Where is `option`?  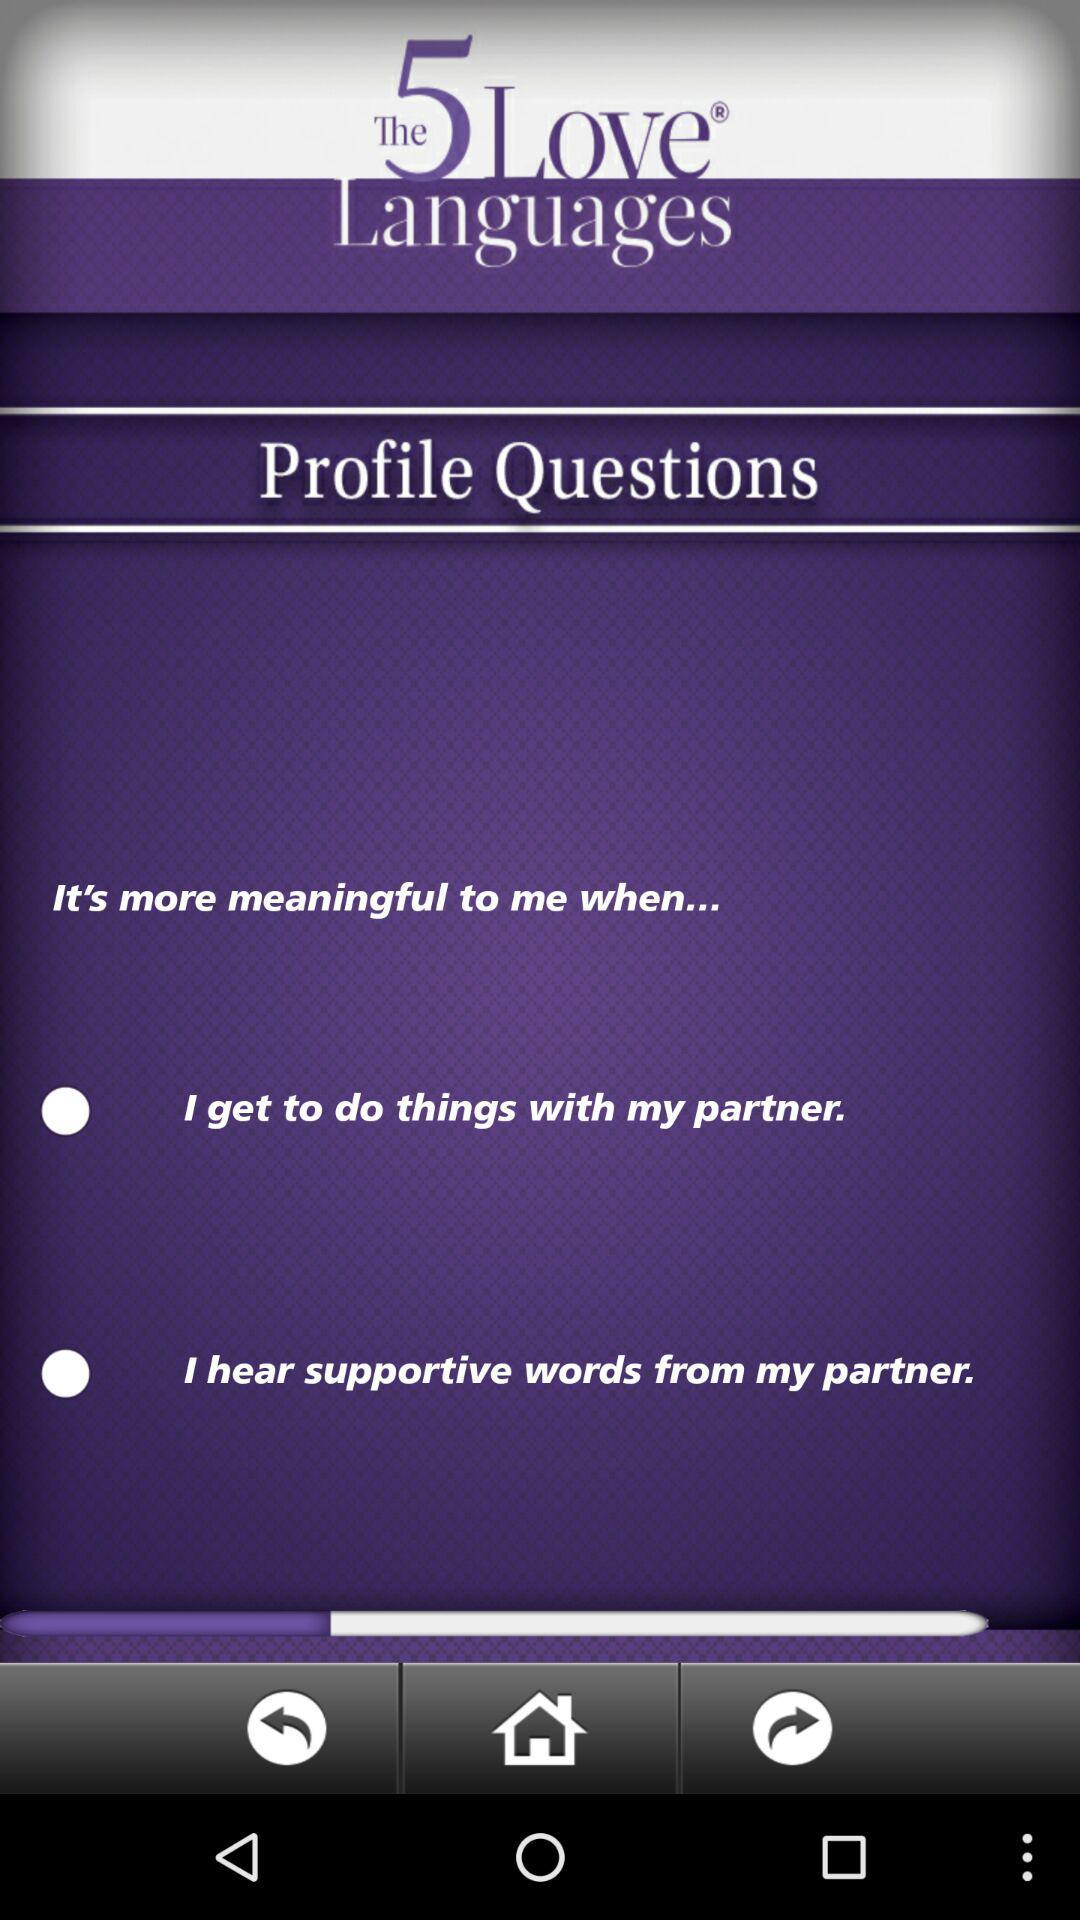
option is located at coordinates (64, 1110).